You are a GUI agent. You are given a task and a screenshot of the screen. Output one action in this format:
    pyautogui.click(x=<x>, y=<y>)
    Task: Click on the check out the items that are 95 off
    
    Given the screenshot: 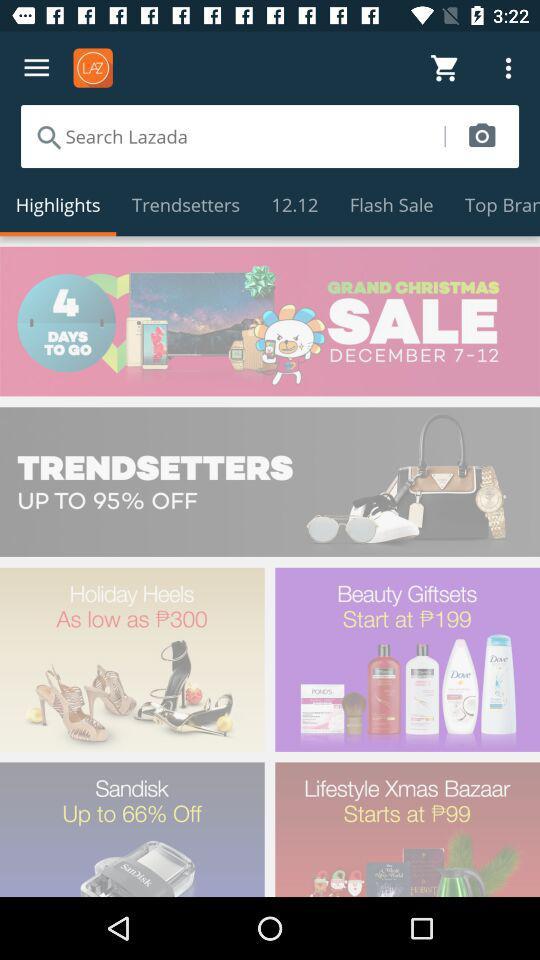 What is the action you would take?
    pyautogui.click(x=270, y=481)
    